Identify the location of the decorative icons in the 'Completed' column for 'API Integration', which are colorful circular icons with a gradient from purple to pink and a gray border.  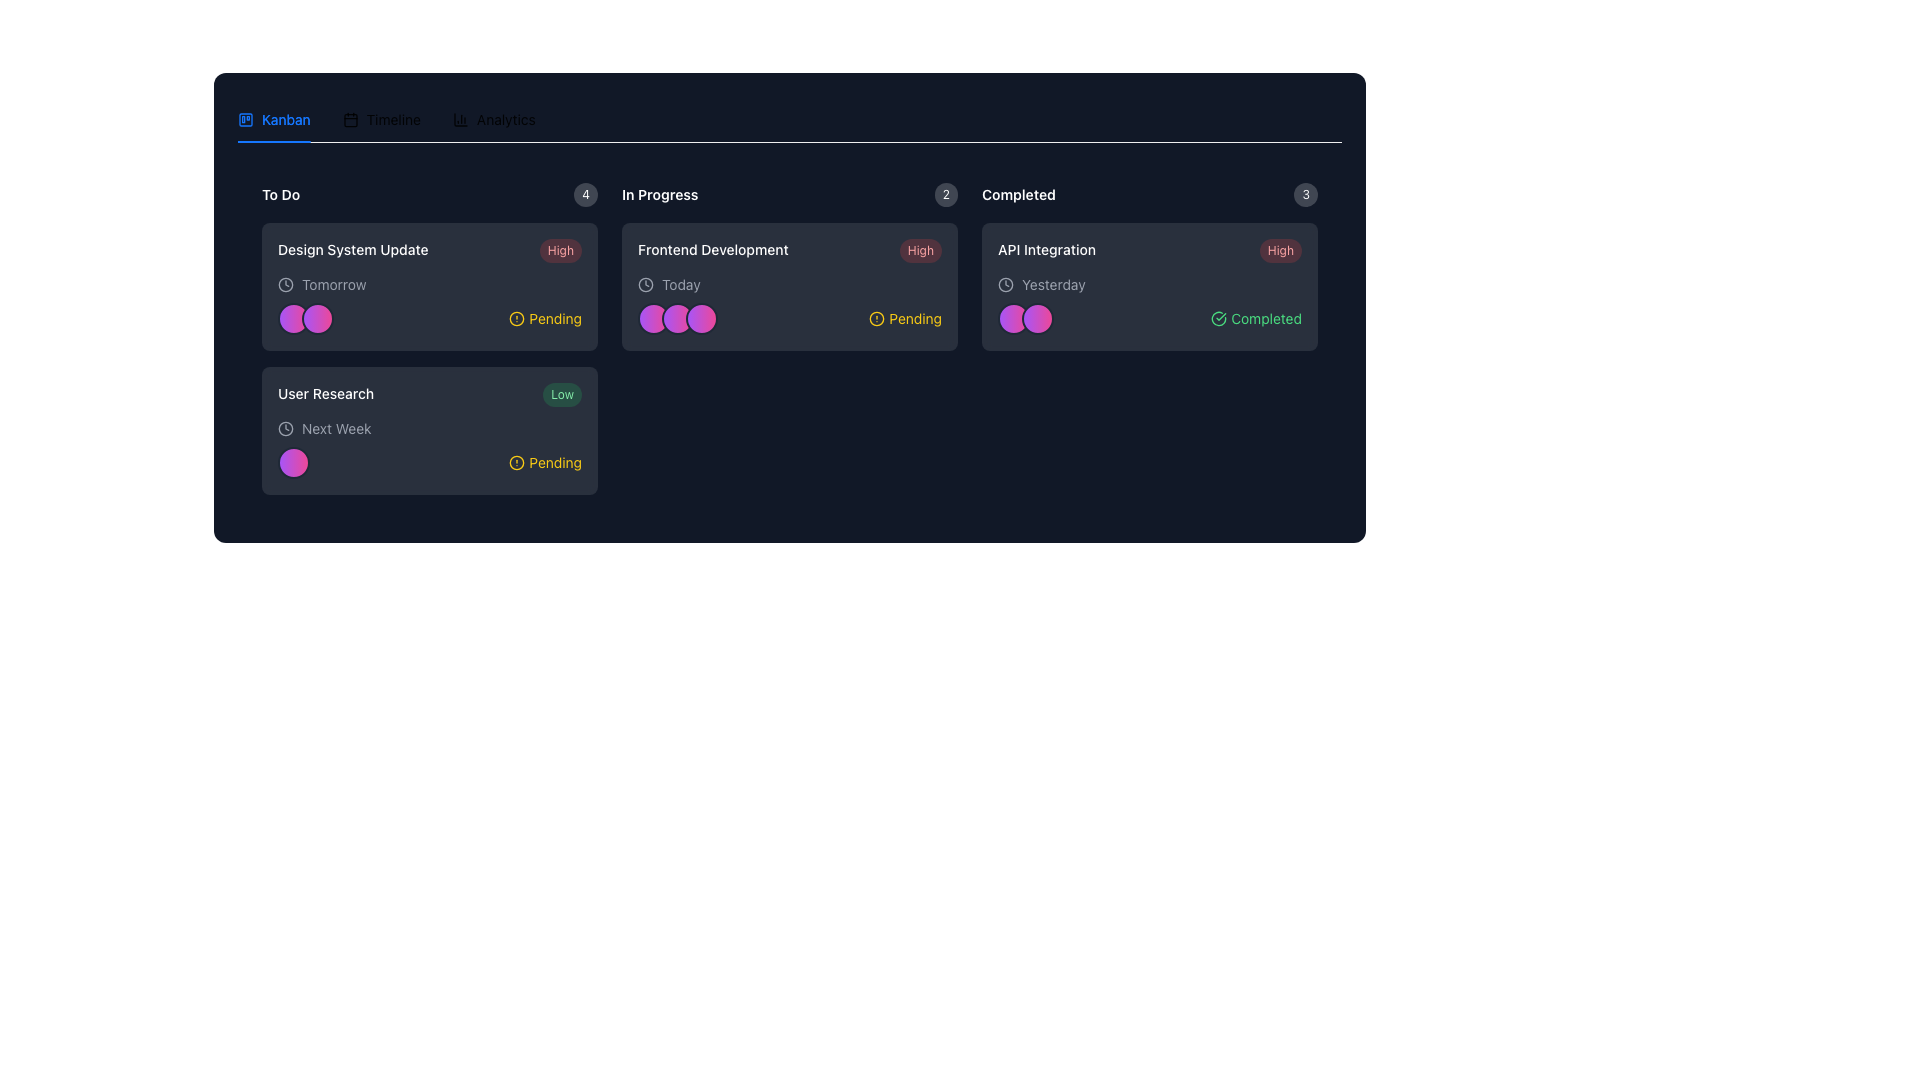
(1026, 318).